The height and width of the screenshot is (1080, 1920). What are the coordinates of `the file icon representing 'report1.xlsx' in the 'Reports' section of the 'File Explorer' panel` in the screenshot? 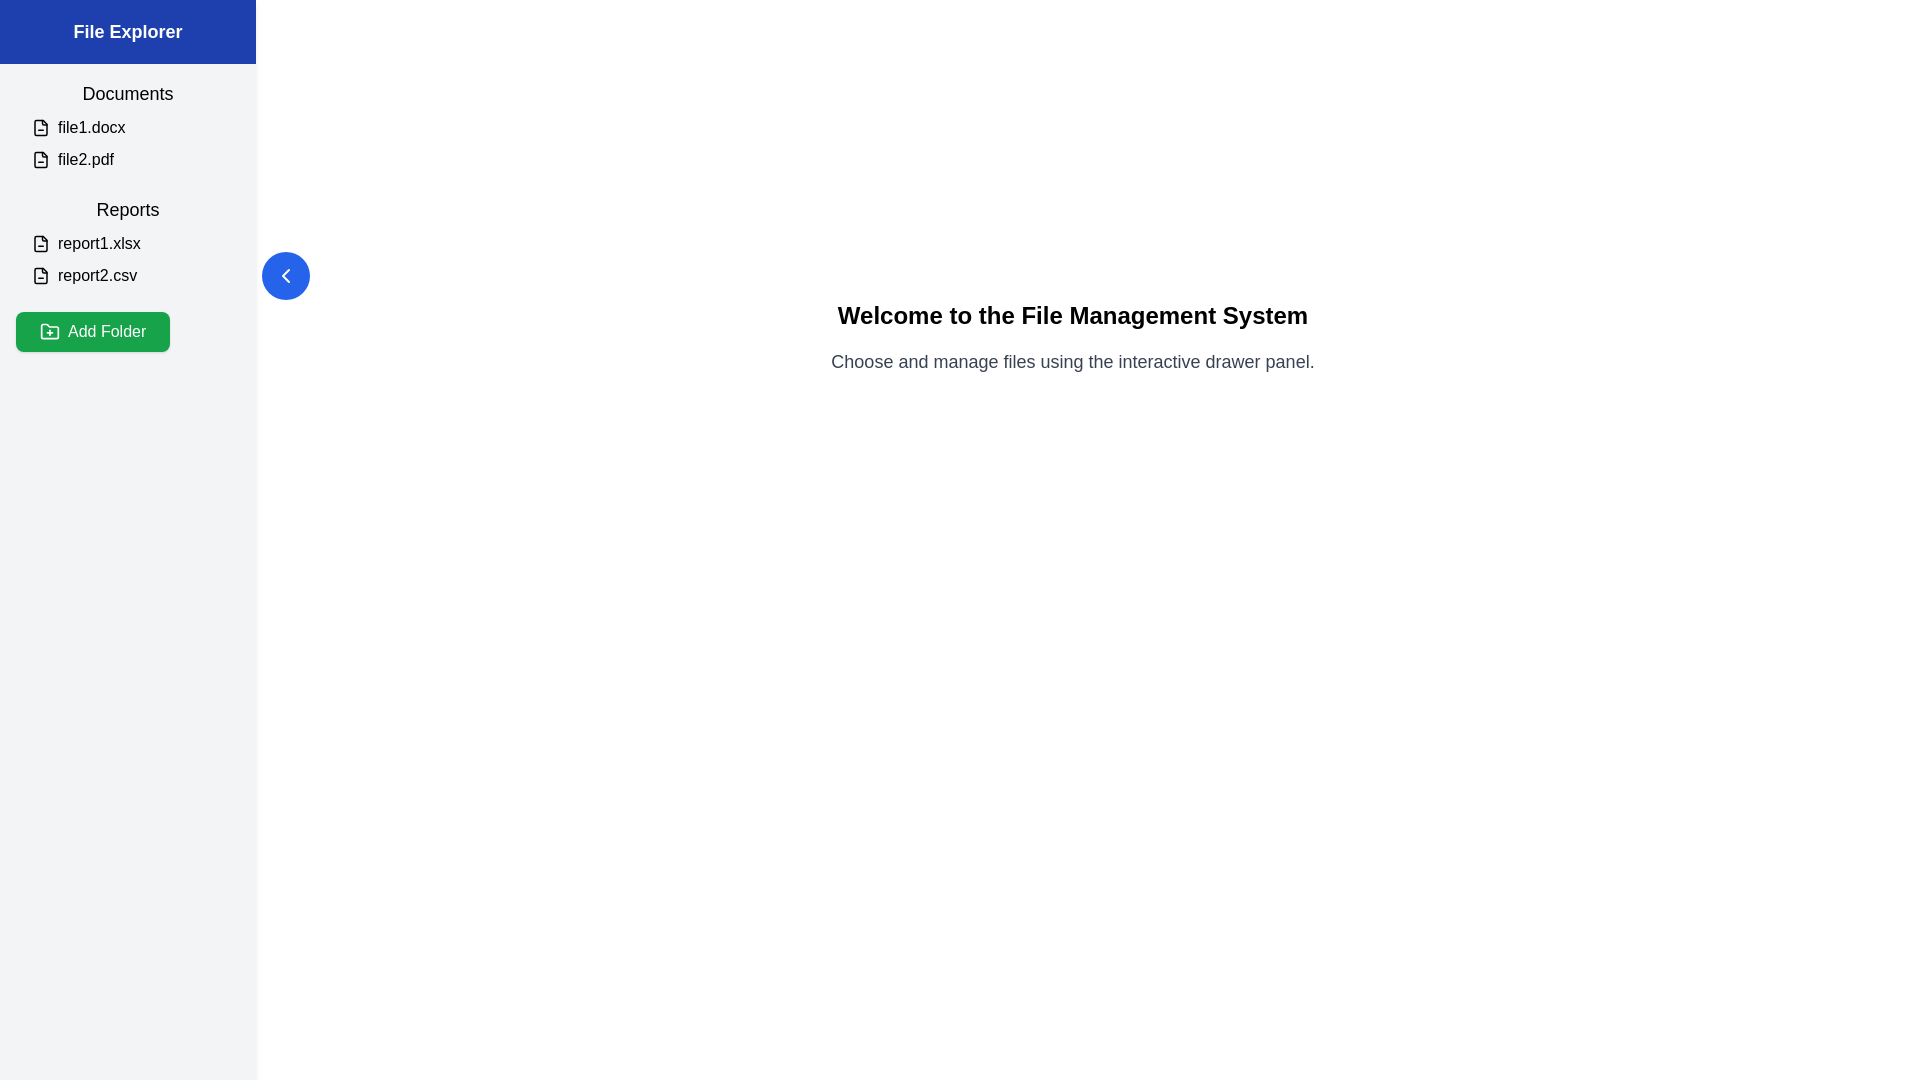 It's located at (41, 242).